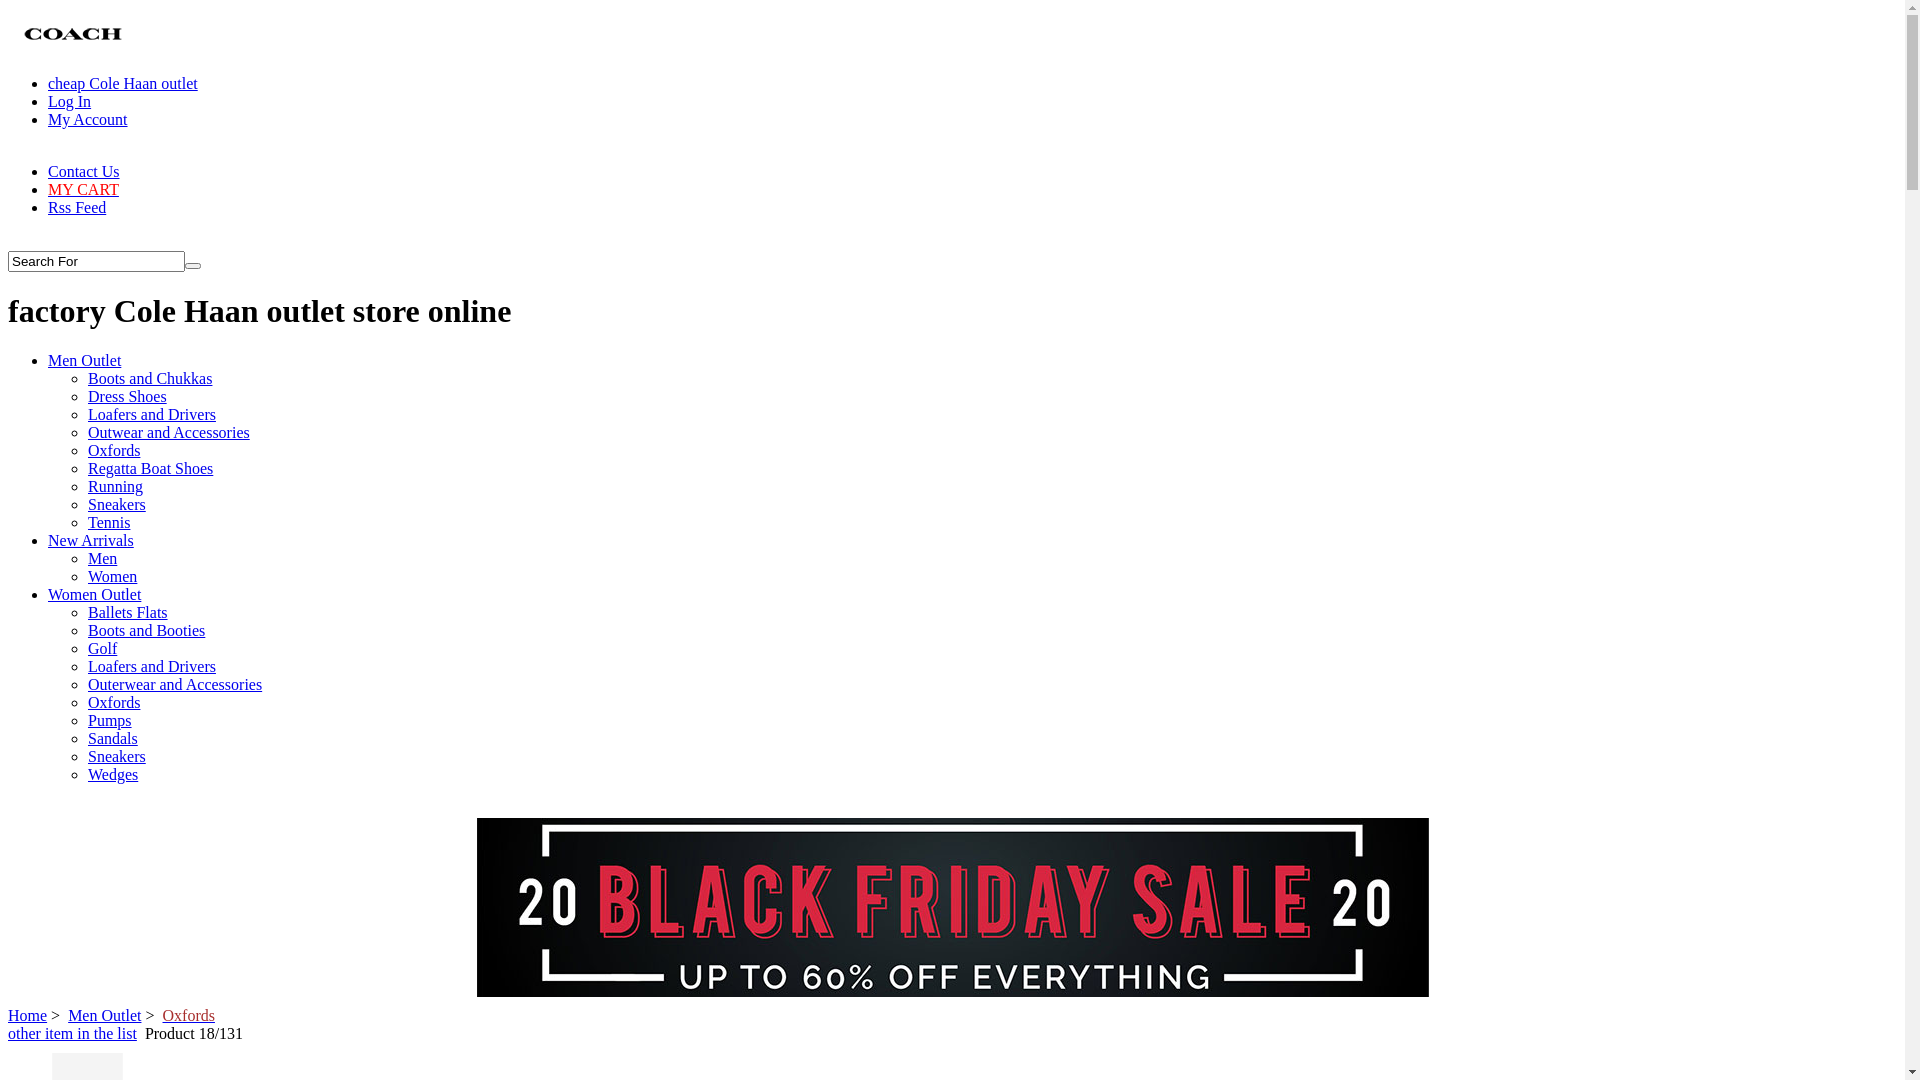 The width and height of the screenshot is (1920, 1080). What do you see at coordinates (149, 468) in the screenshot?
I see `'Regatta Boat Shoes'` at bounding box center [149, 468].